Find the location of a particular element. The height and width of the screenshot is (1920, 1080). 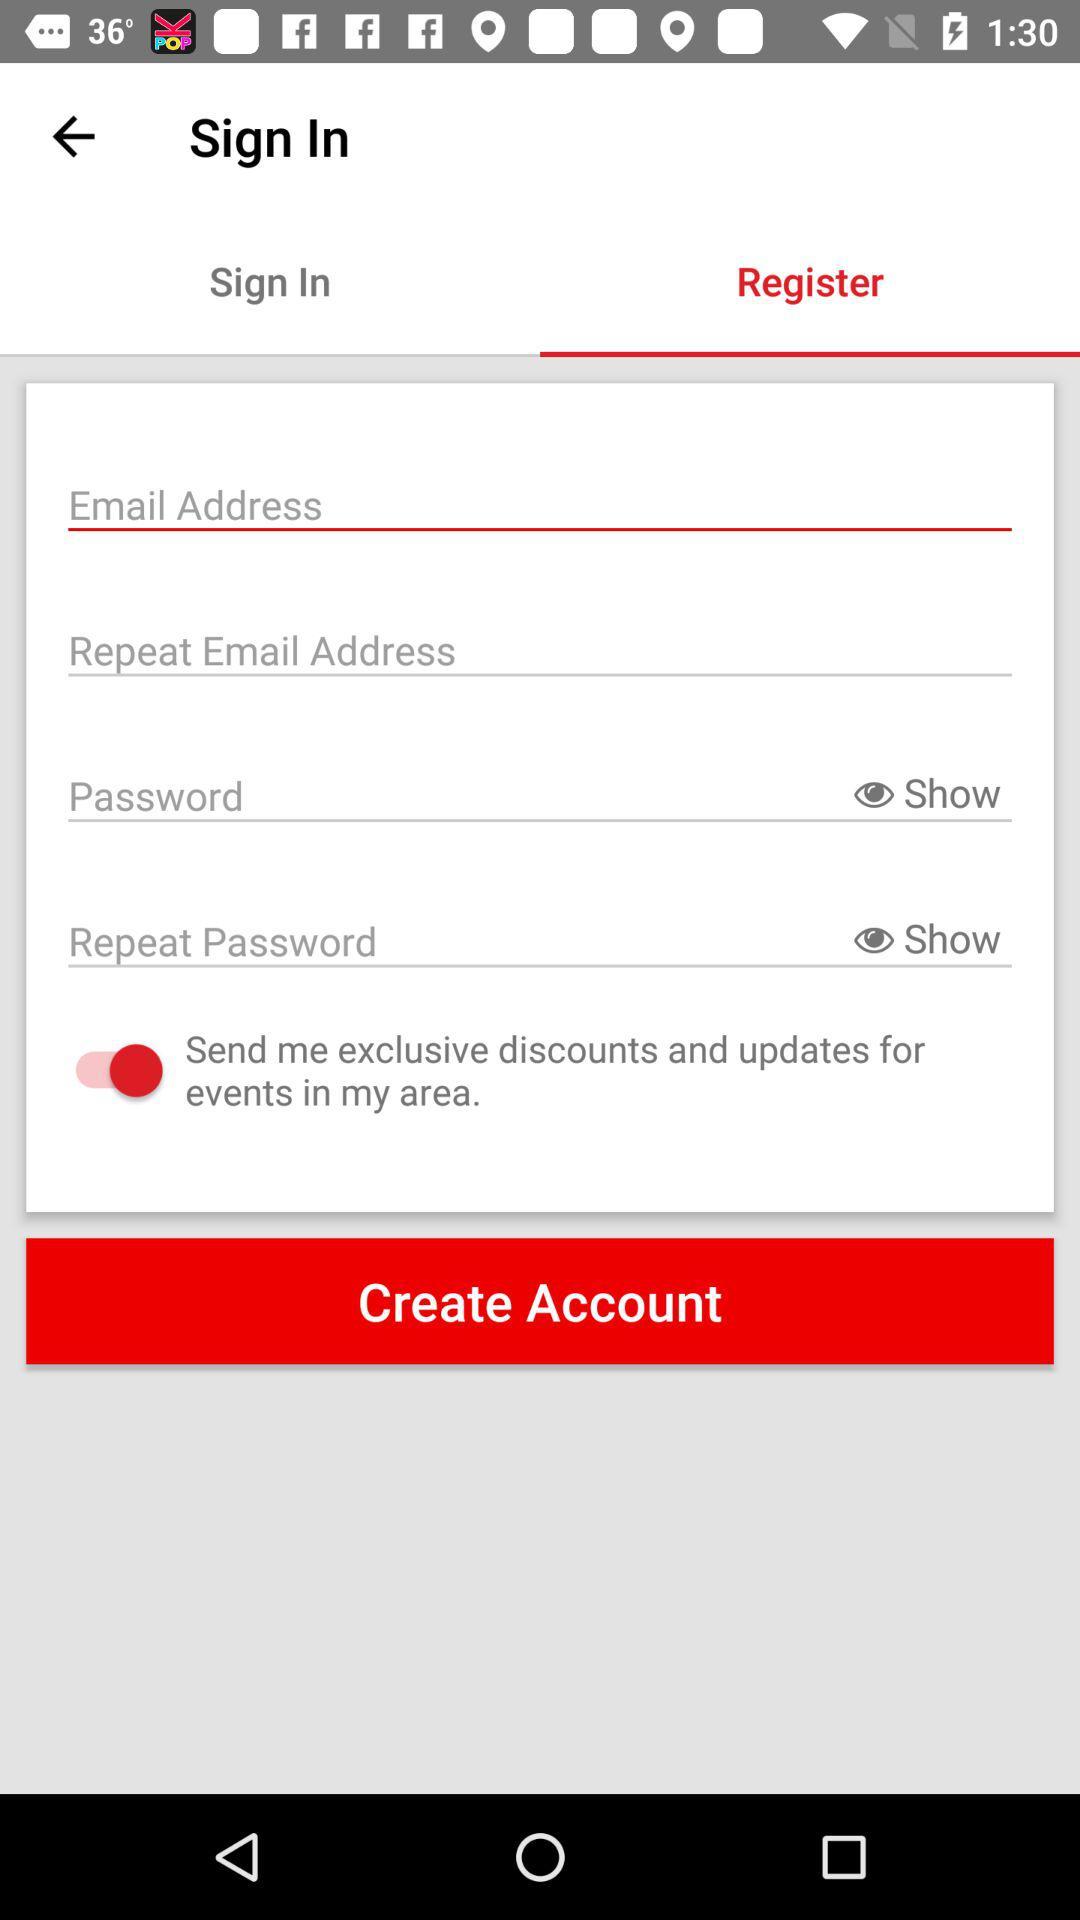

email address again is located at coordinates (540, 648).